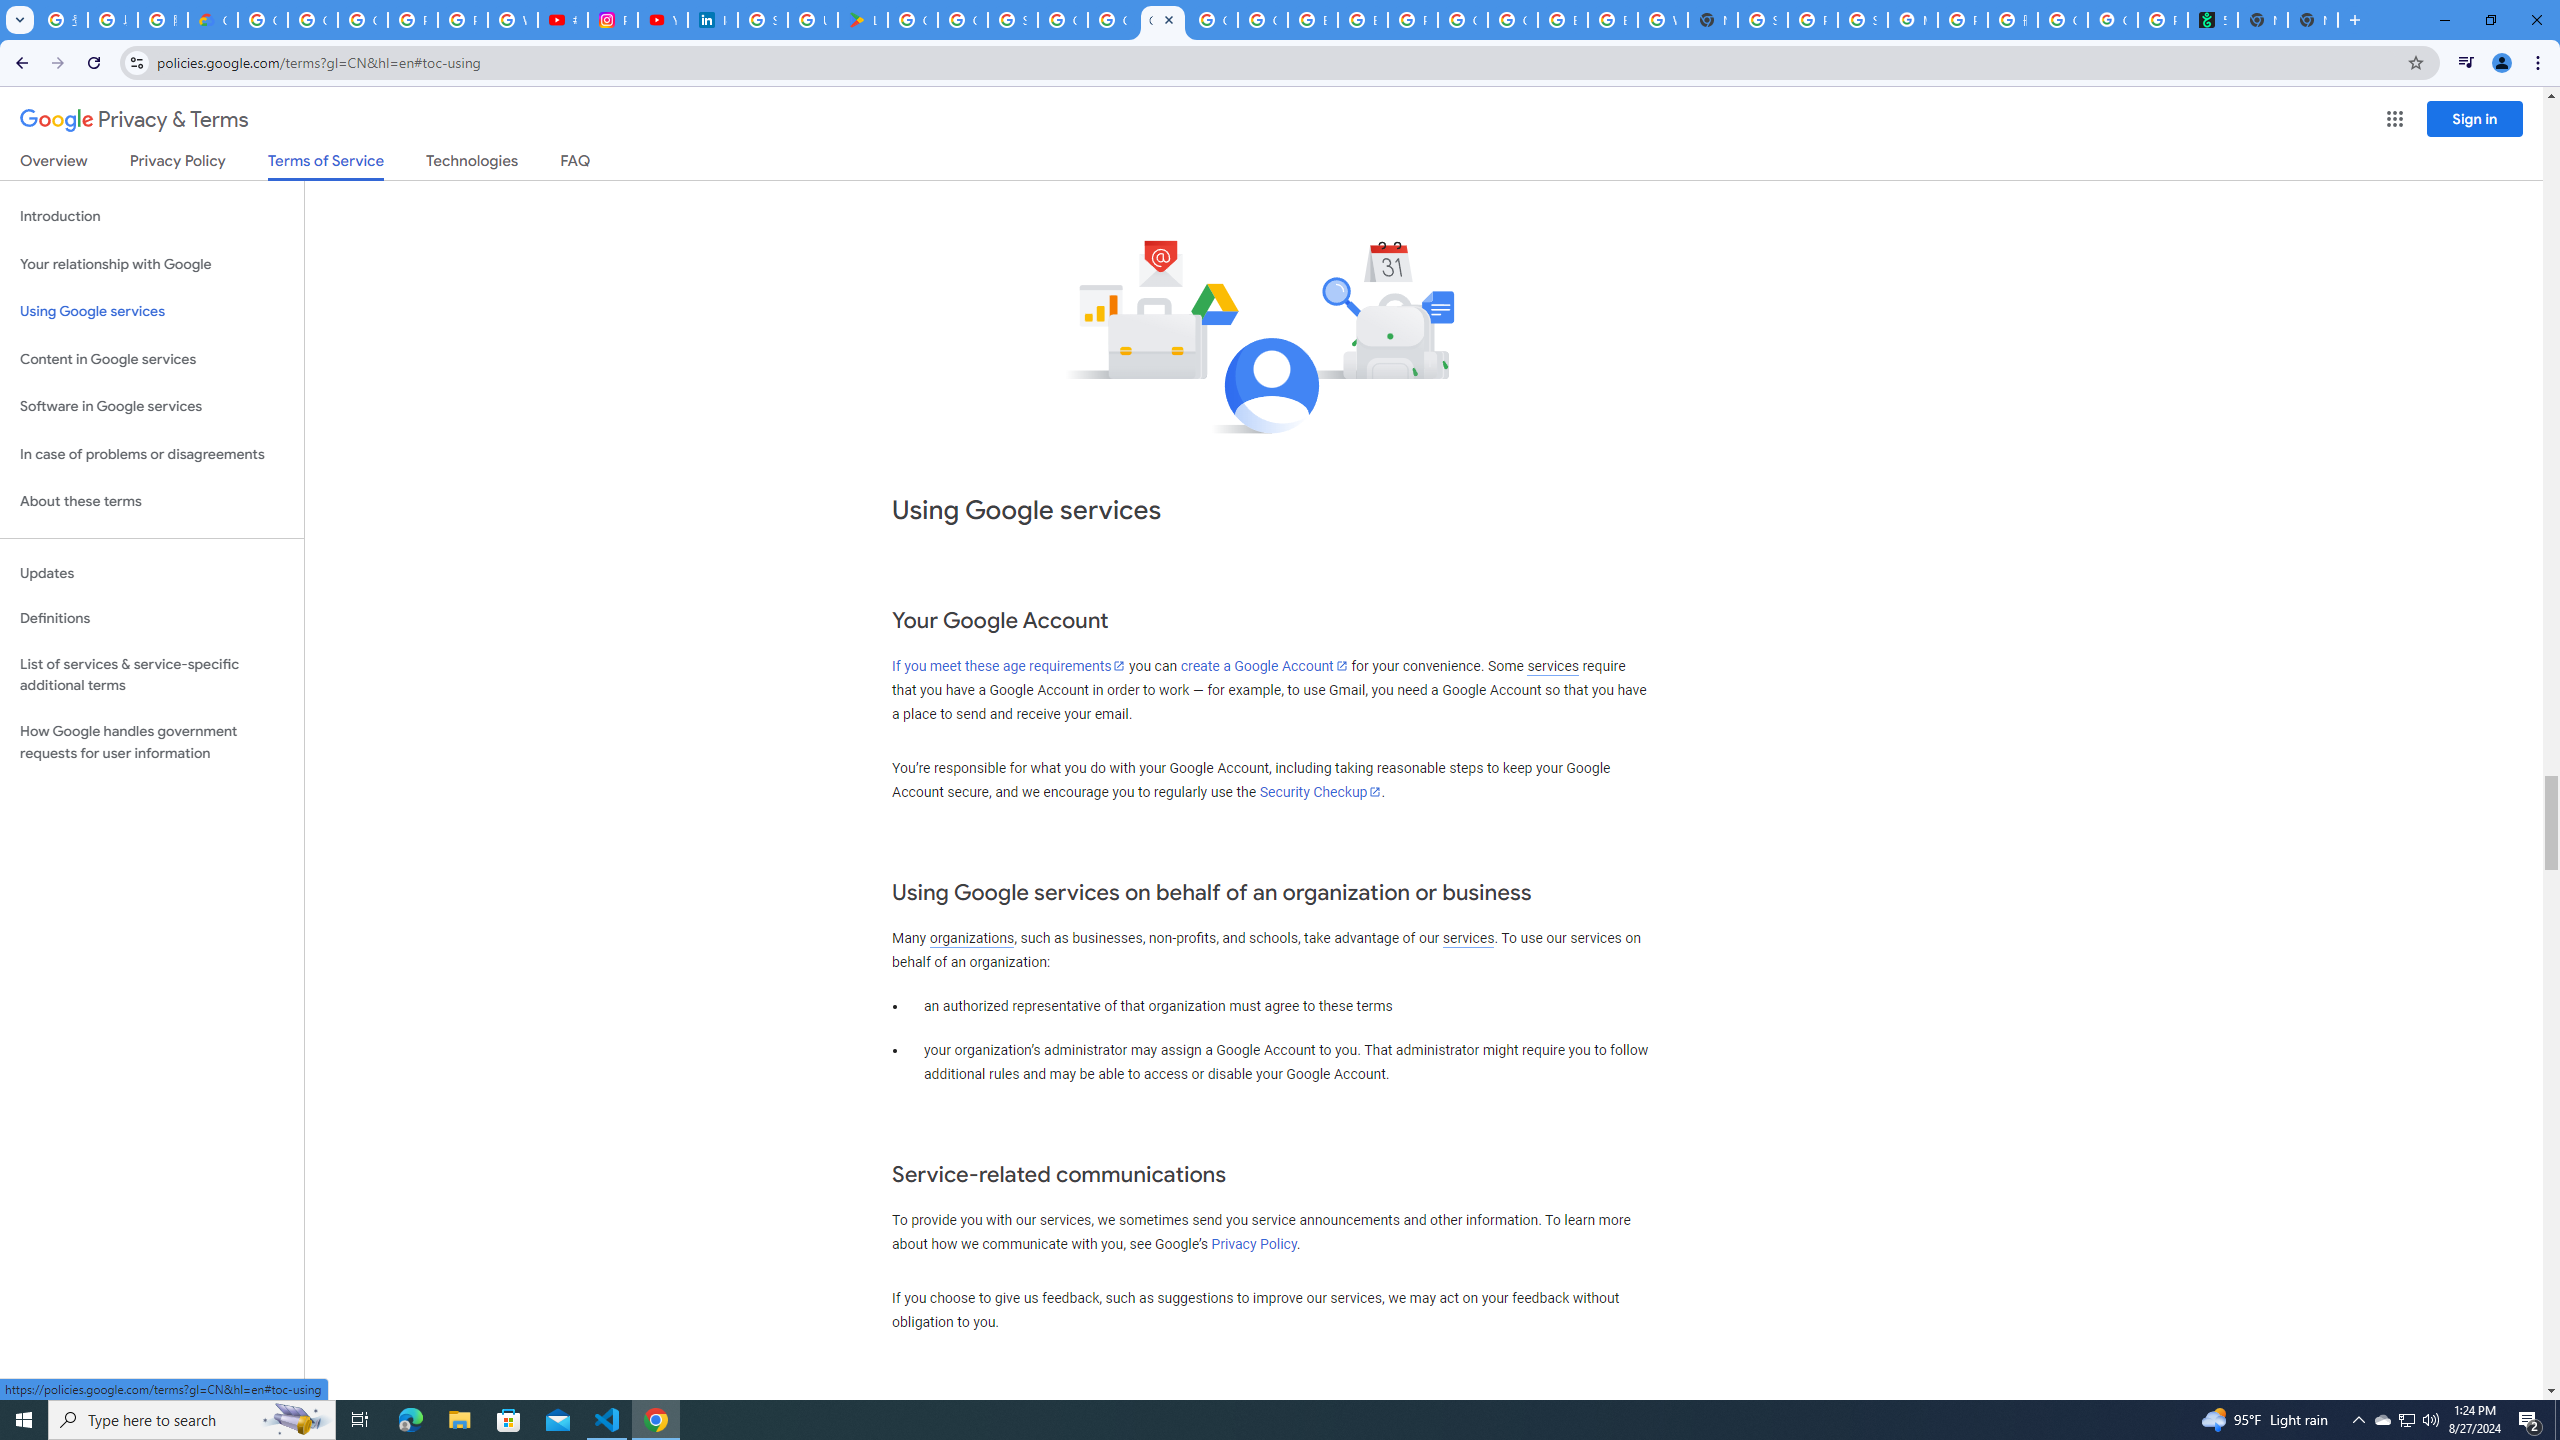  Describe the element at coordinates (2311, 19) in the screenshot. I see `'New Tab'` at that location.